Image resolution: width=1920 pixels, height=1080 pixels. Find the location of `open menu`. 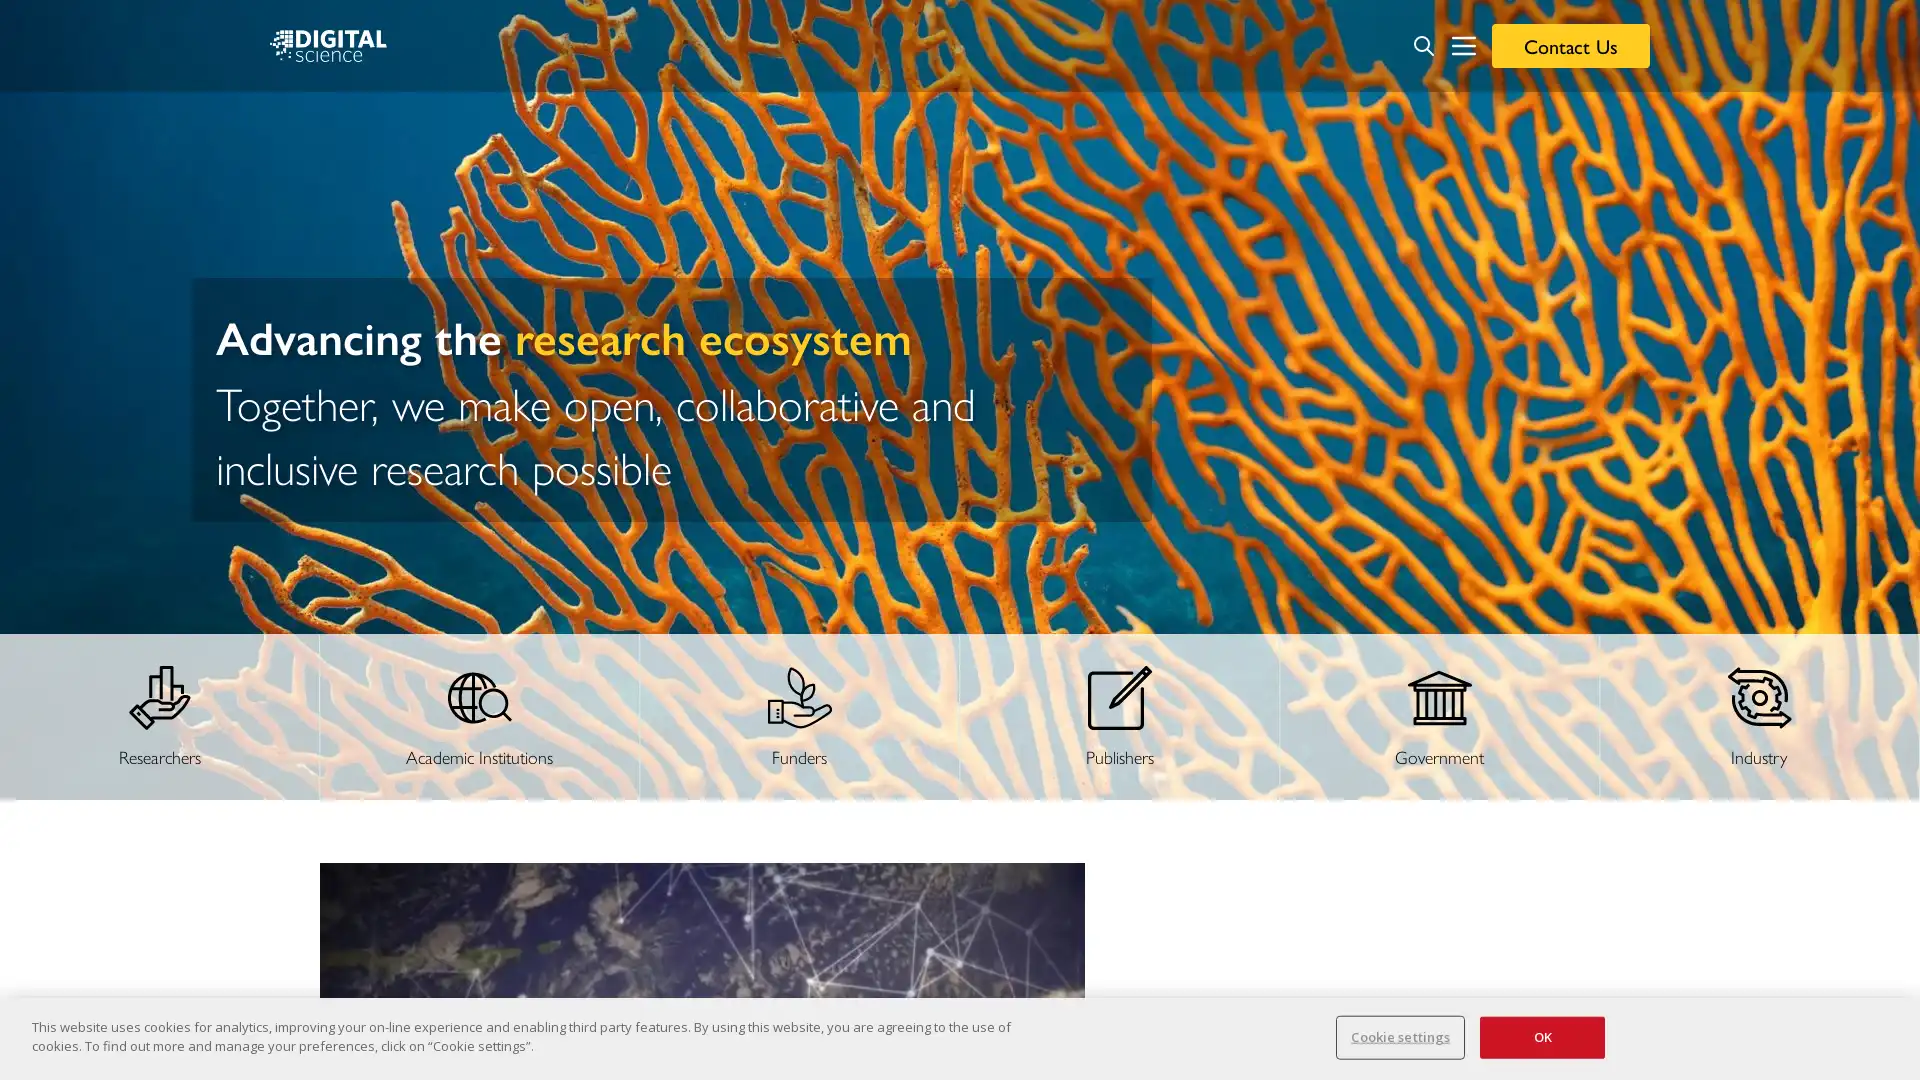

open menu is located at coordinates (1464, 45).